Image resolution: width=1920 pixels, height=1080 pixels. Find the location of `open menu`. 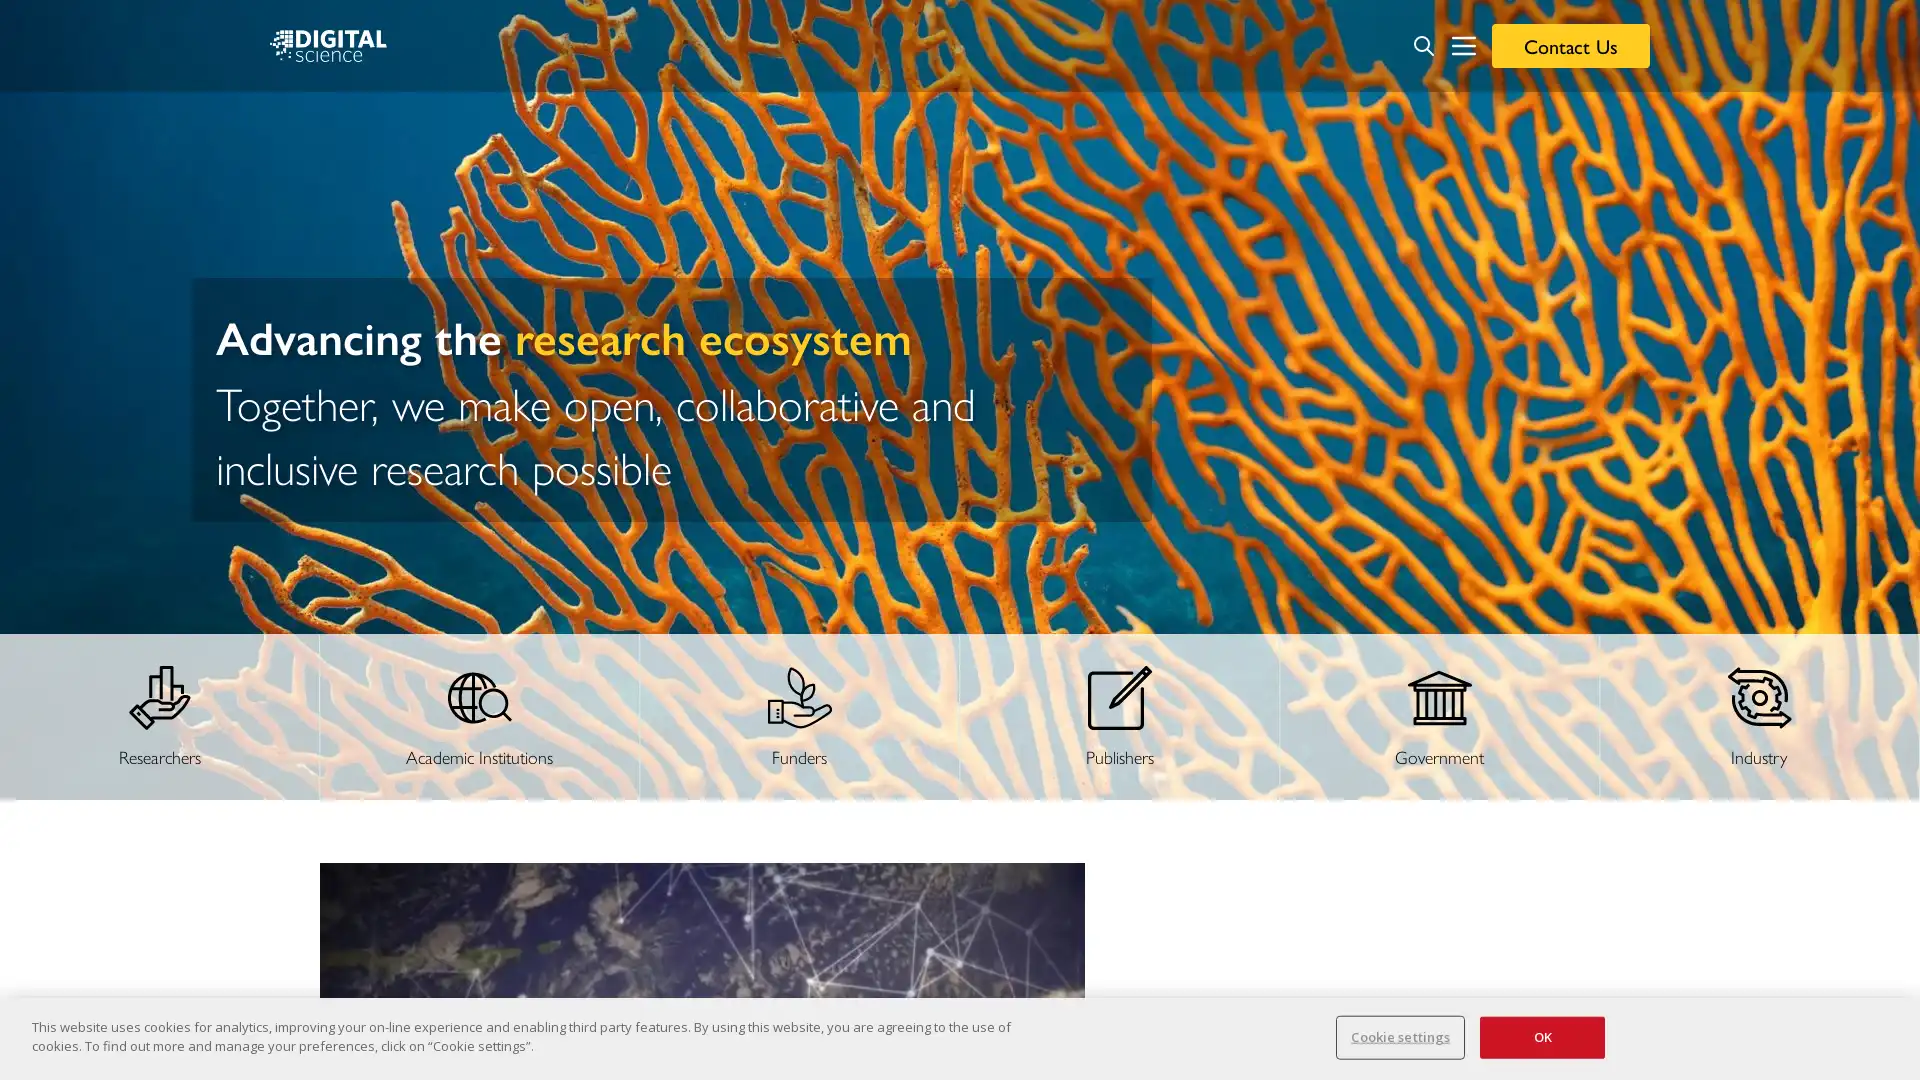

open menu is located at coordinates (1464, 45).